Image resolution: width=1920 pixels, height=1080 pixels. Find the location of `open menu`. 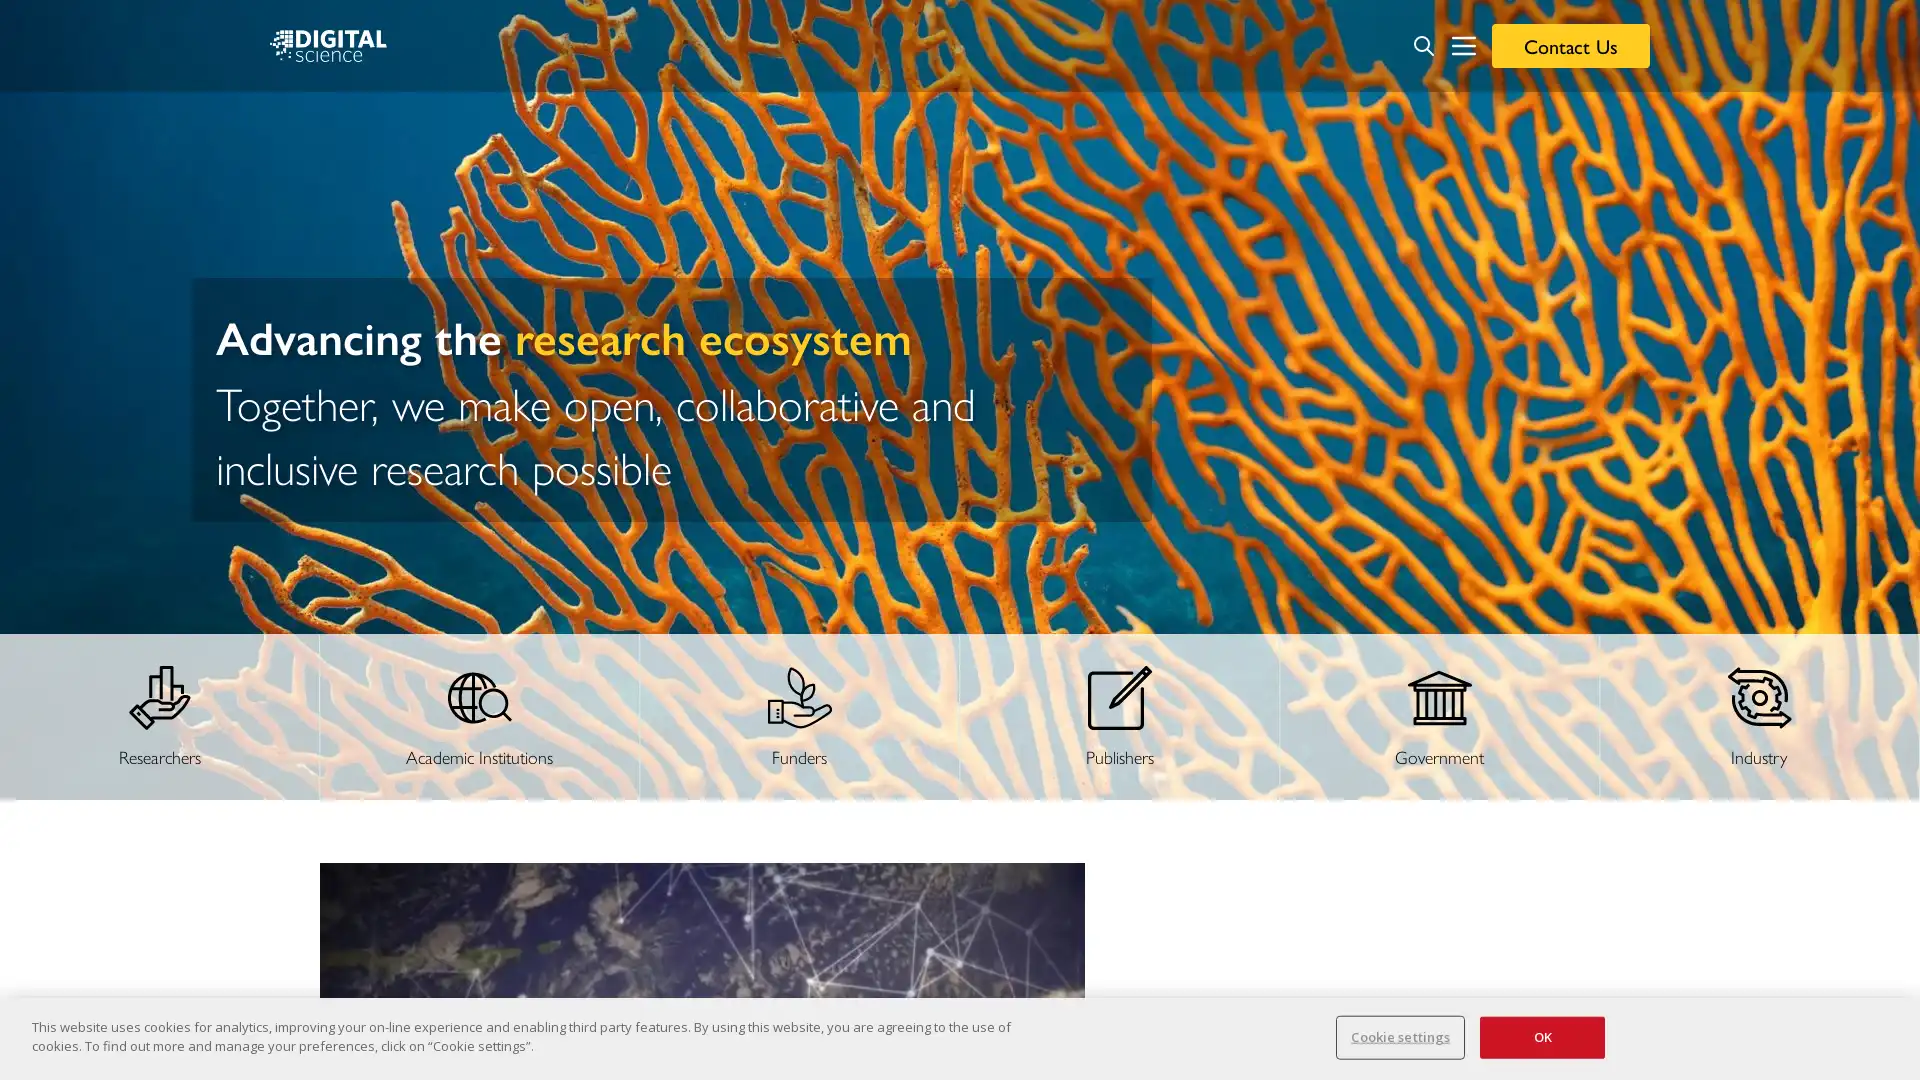

open menu is located at coordinates (1464, 45).